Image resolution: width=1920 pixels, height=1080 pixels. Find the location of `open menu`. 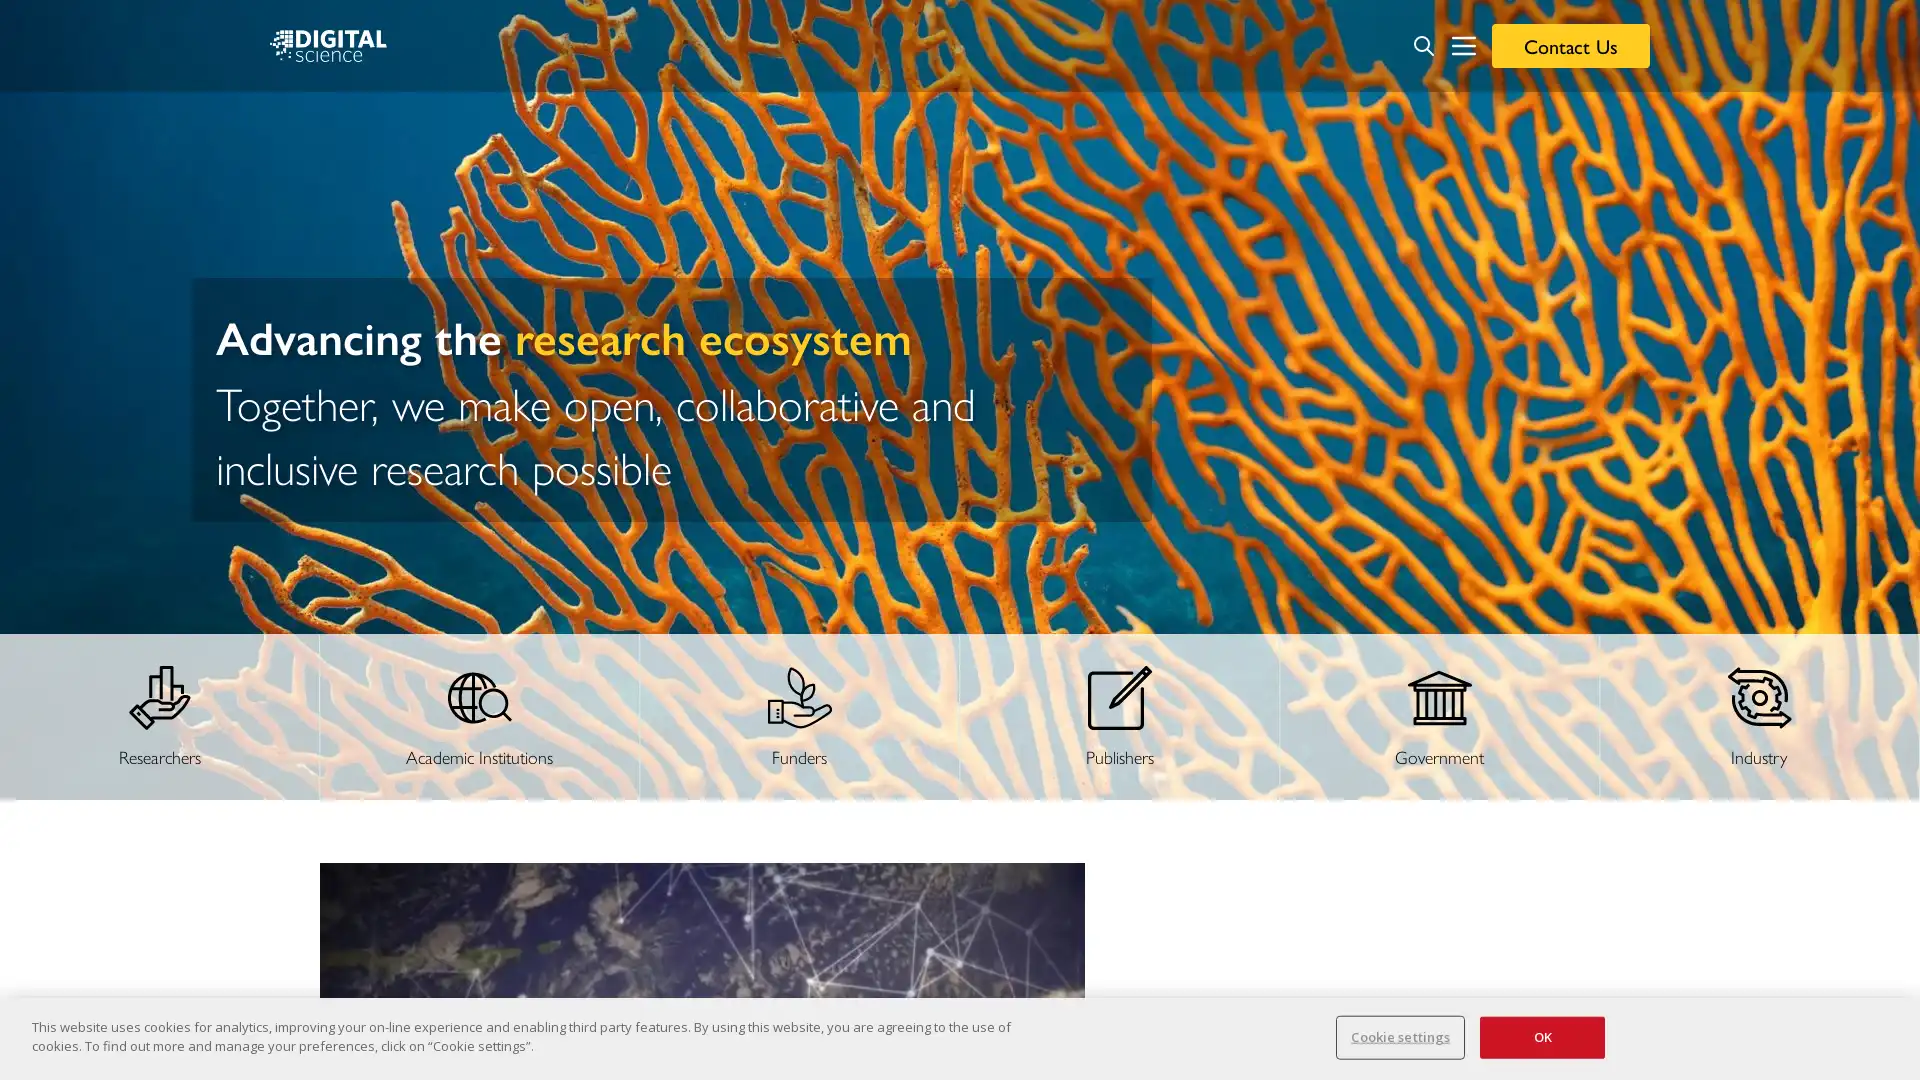

open menu is located at coordinates (1464, 45).